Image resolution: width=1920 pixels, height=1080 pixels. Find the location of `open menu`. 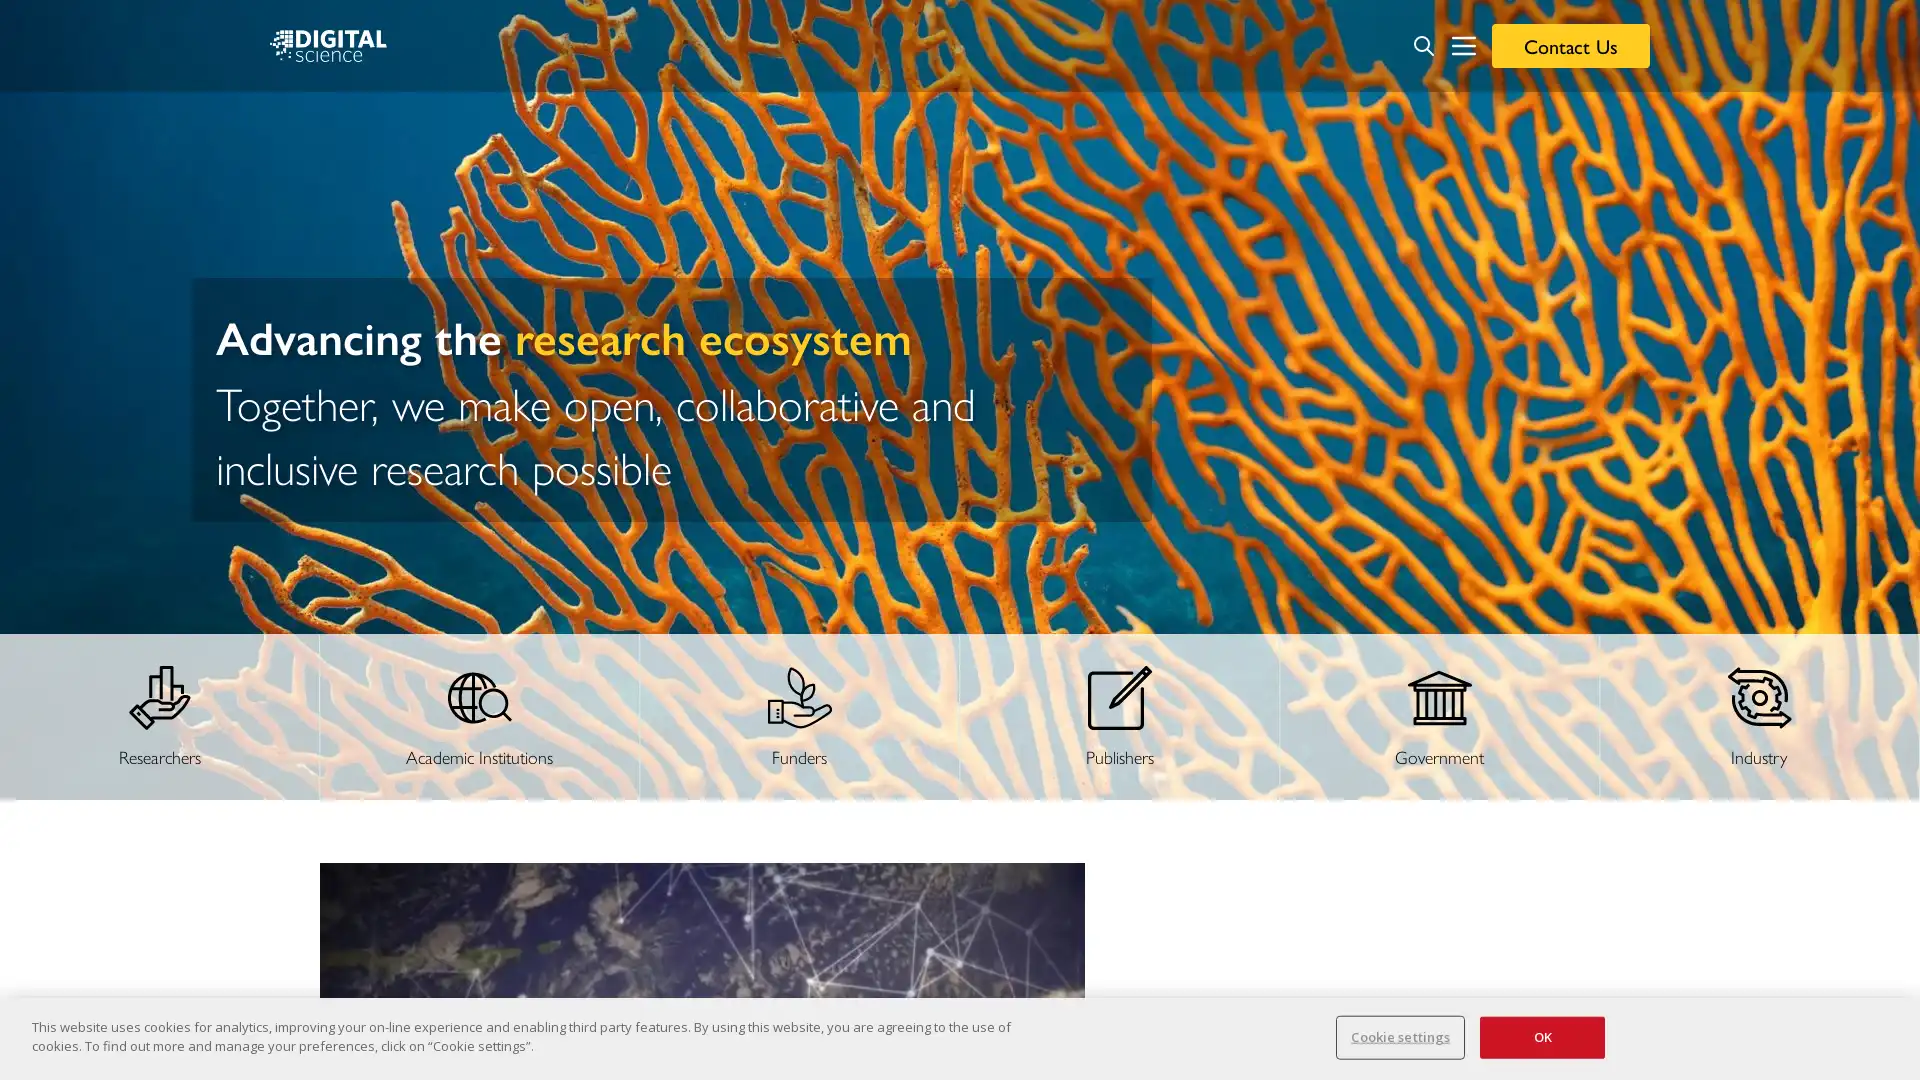

open menu is located at coordinates (1464, 45).